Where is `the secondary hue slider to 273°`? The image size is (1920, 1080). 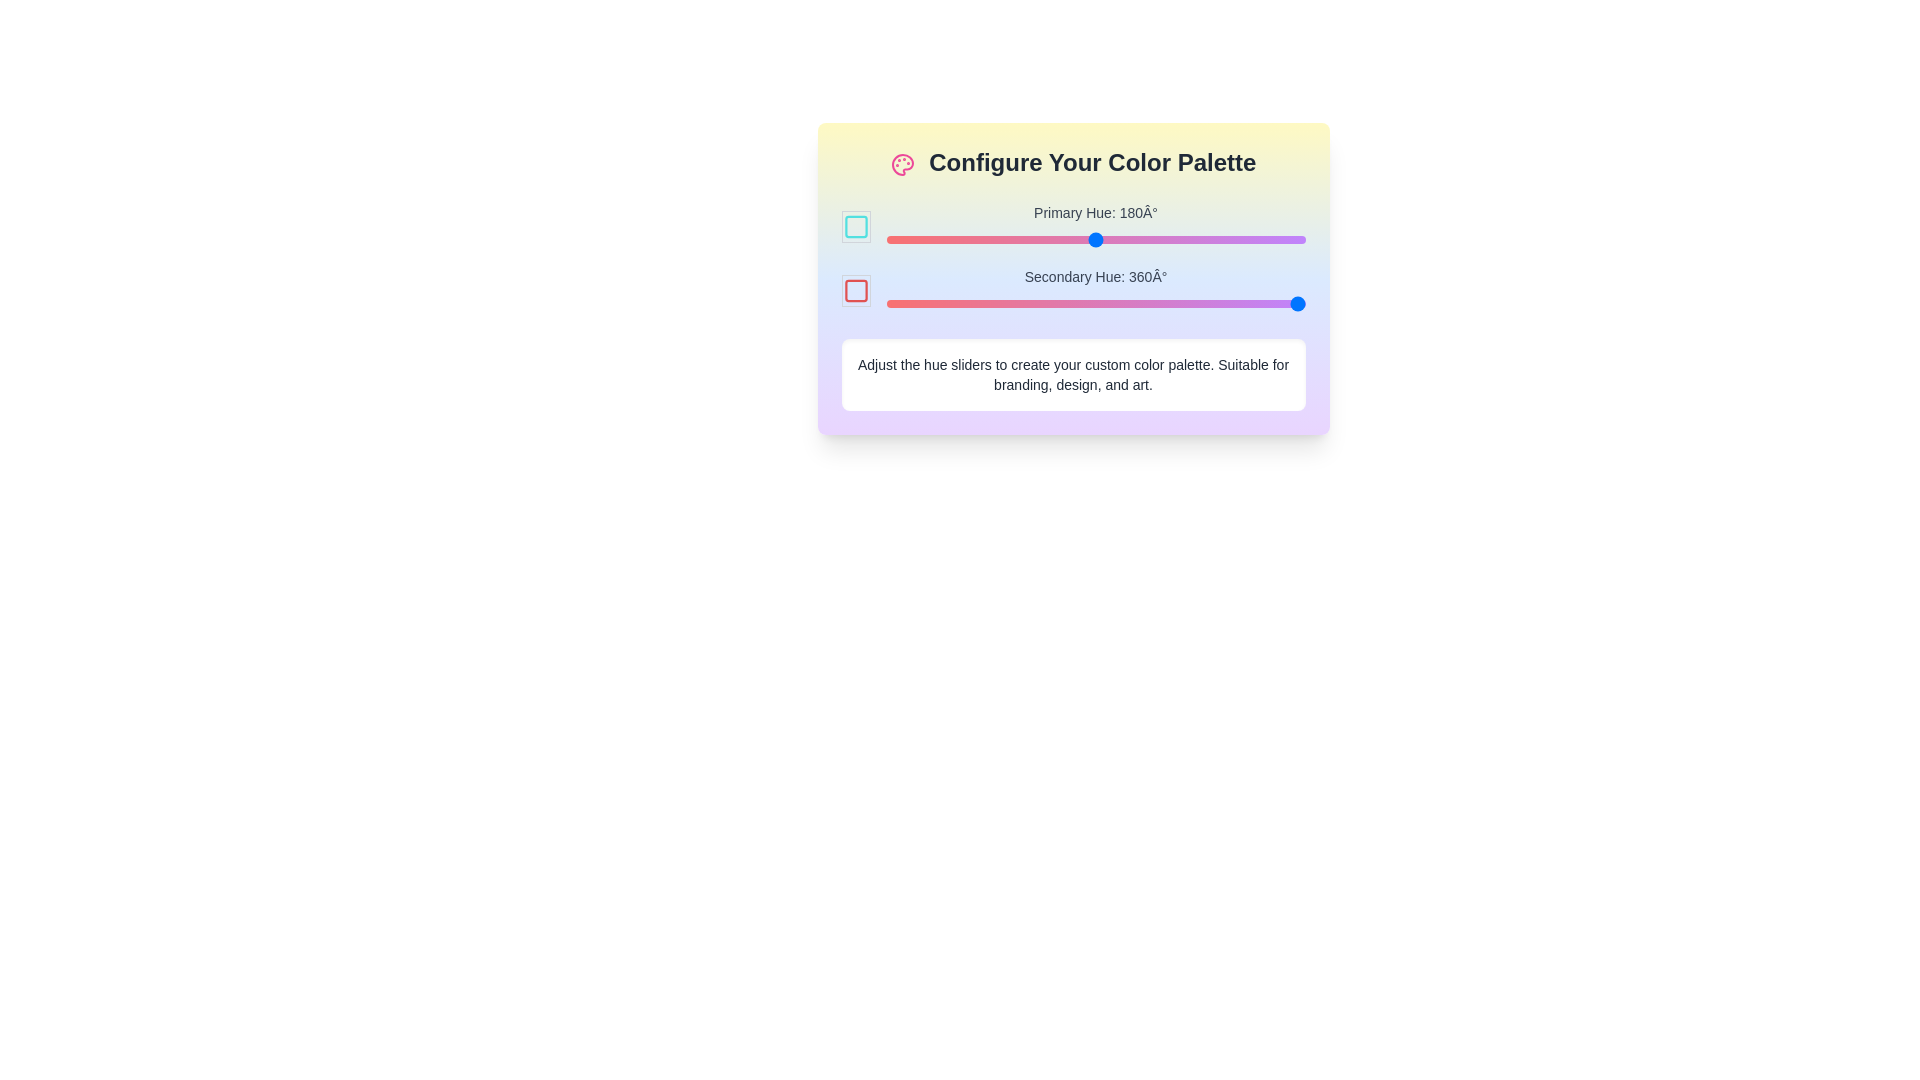 the secondary hue slider to 273° is located at coordinates (1203, 304).